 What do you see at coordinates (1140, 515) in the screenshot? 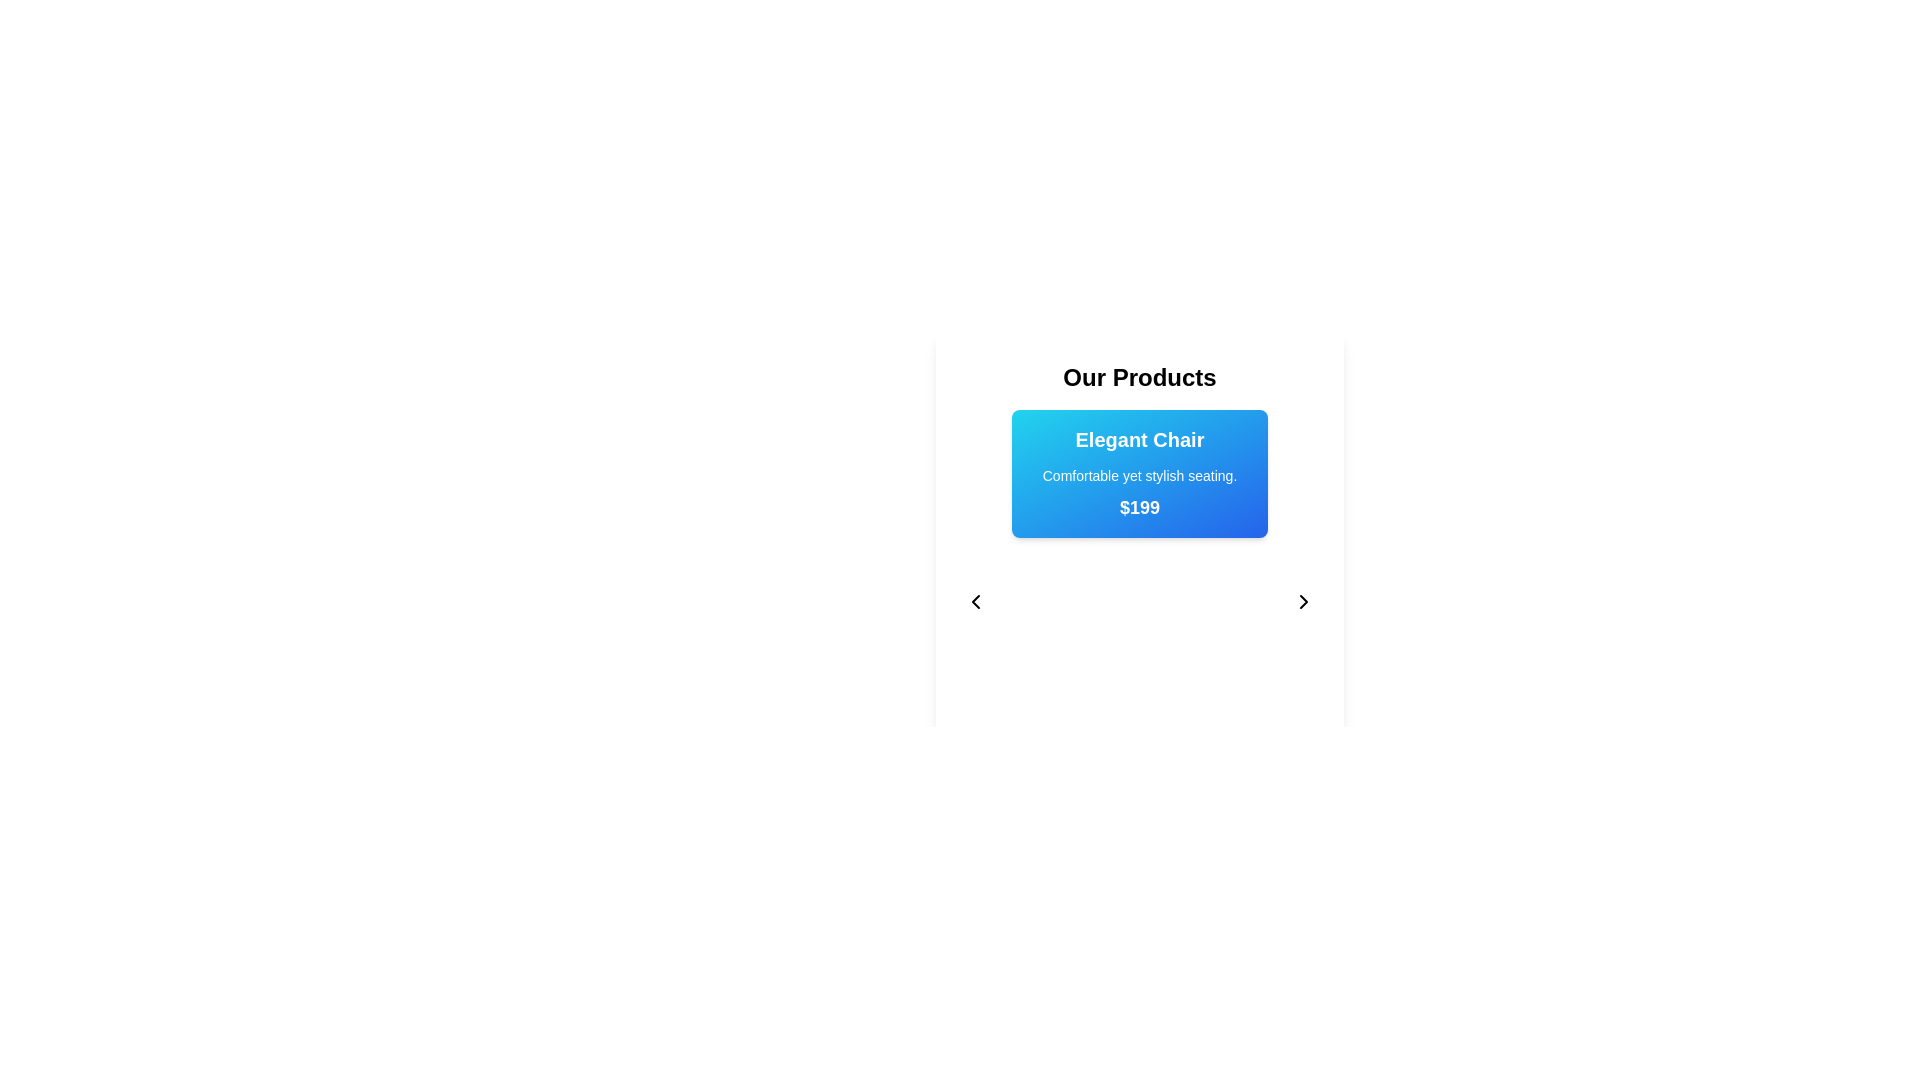
I see `the product card titled 'Elegant Chair', which features a gradient background from cyan to blue, with the price '$199' displayed at the bottom` at bounding box center [1140, 515].